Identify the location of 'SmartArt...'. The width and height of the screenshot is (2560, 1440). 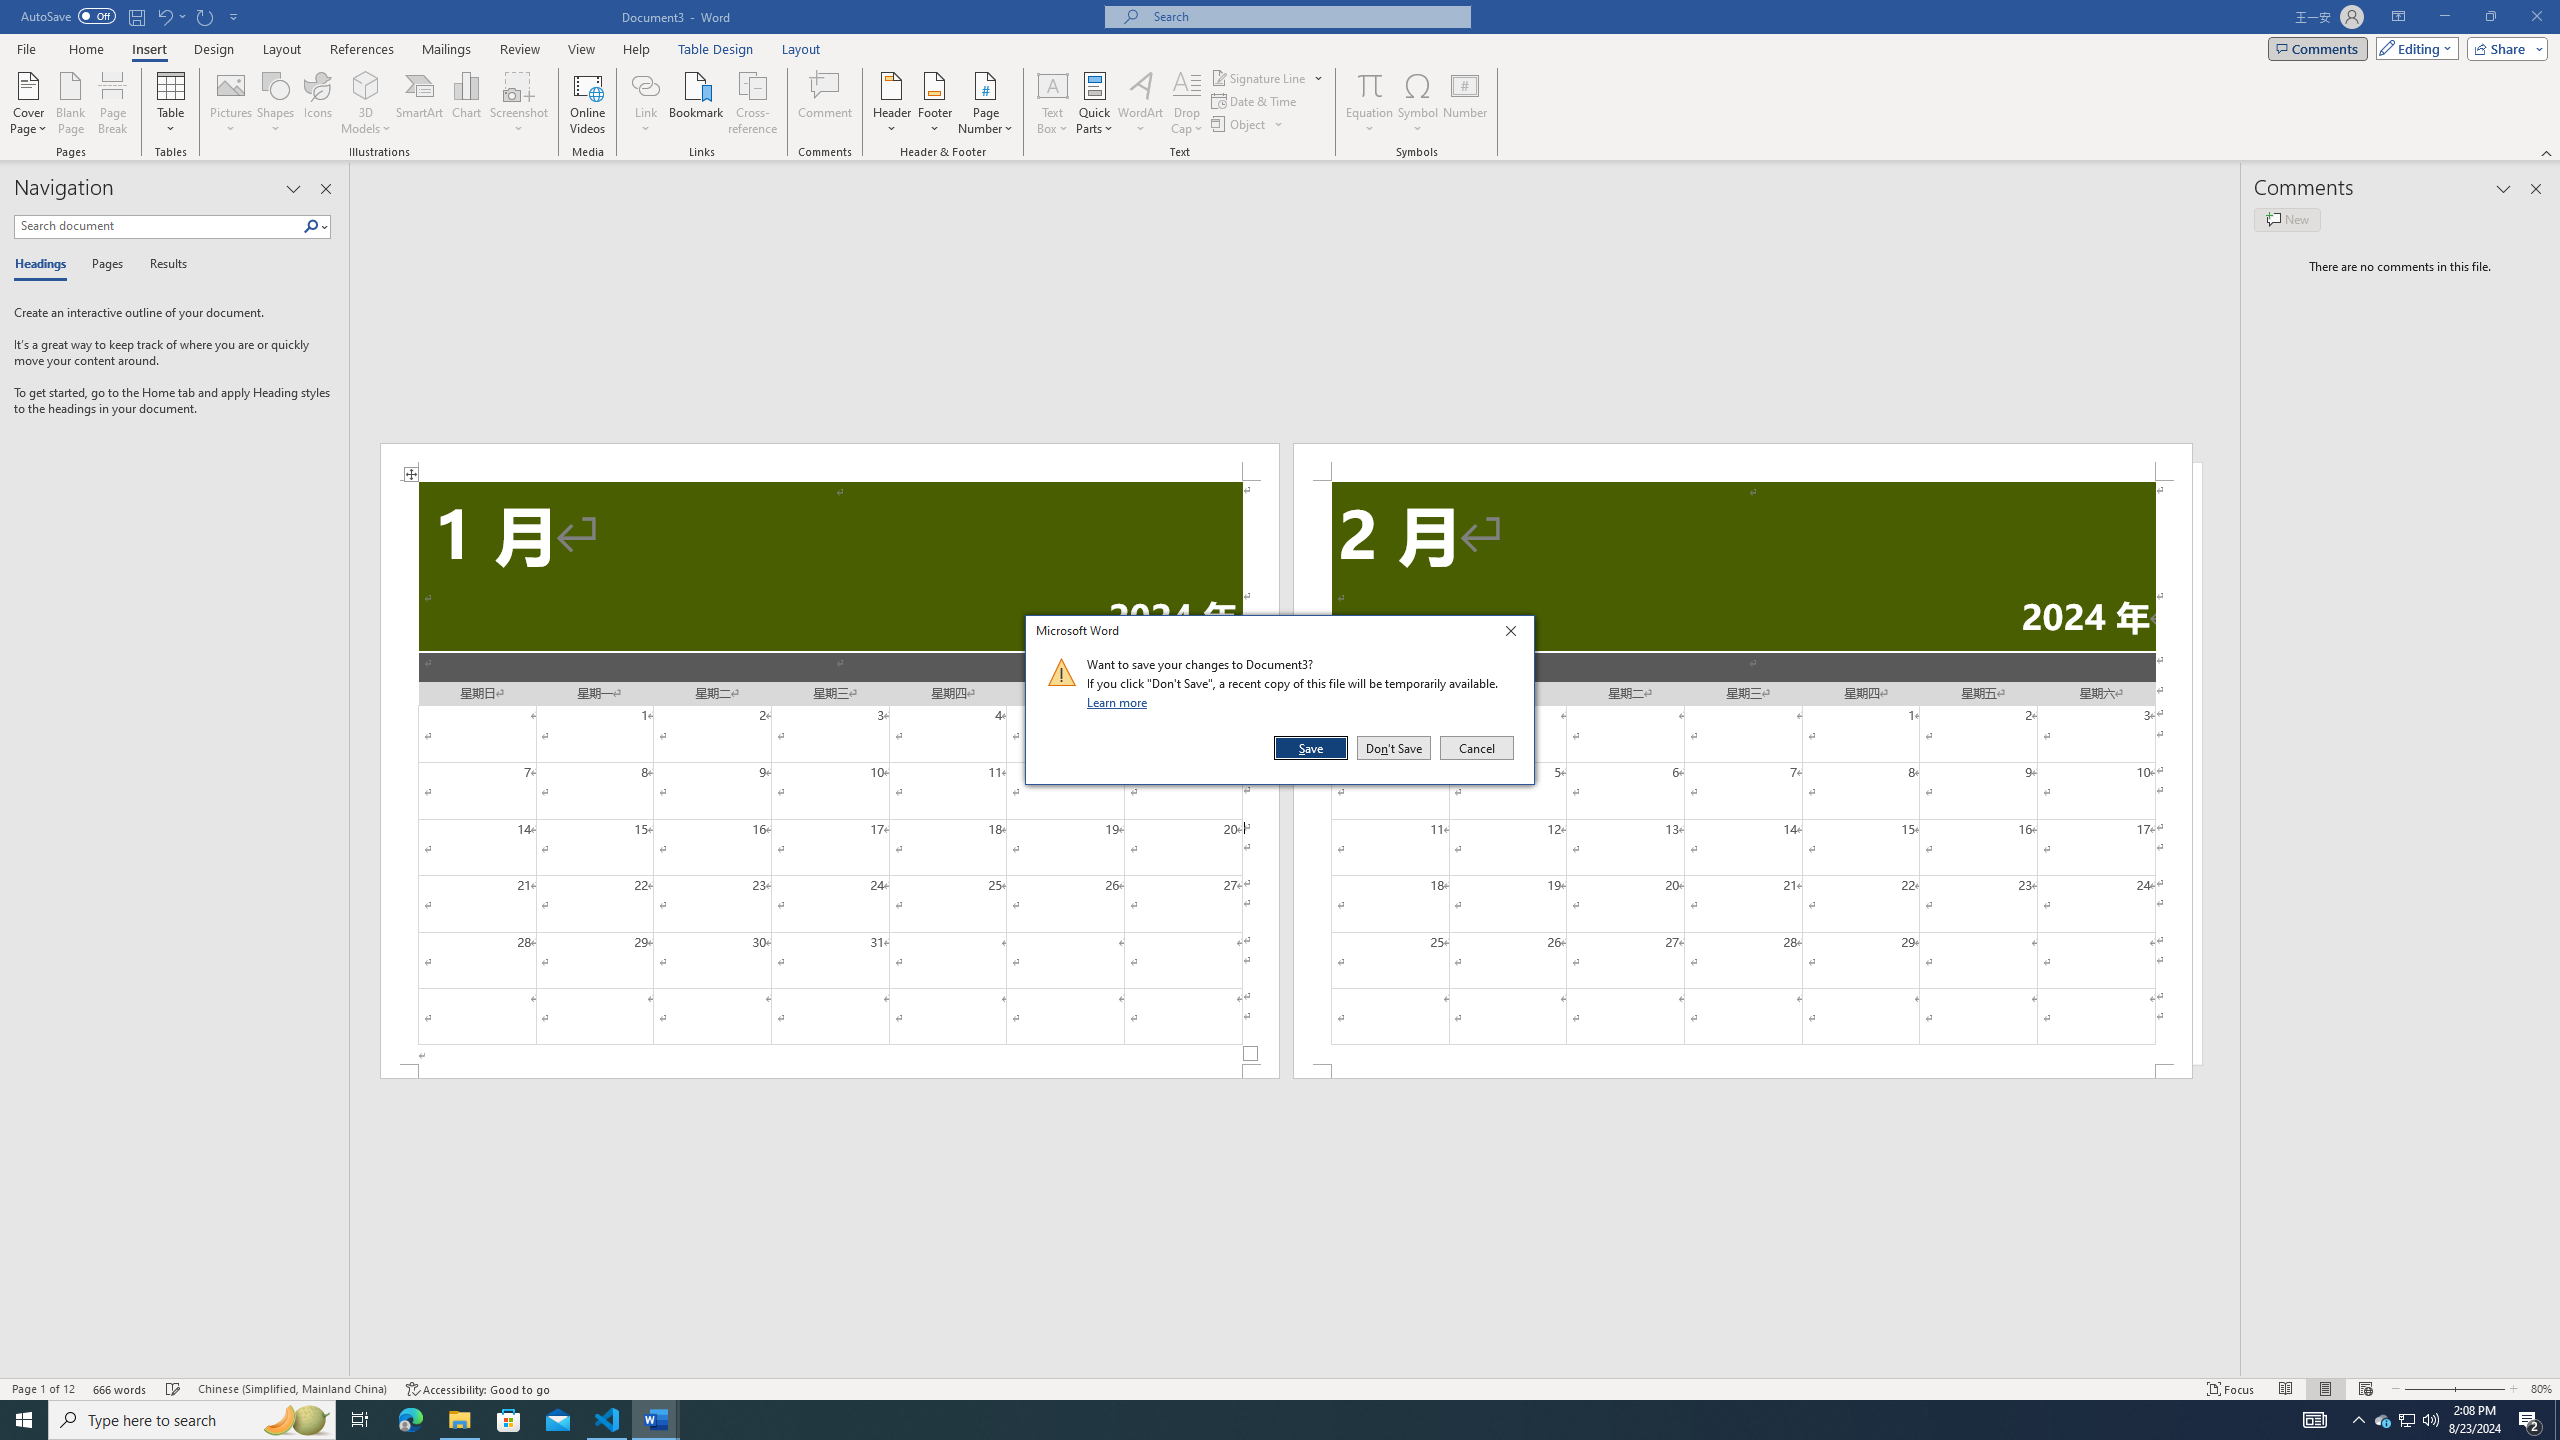
(419, 103).